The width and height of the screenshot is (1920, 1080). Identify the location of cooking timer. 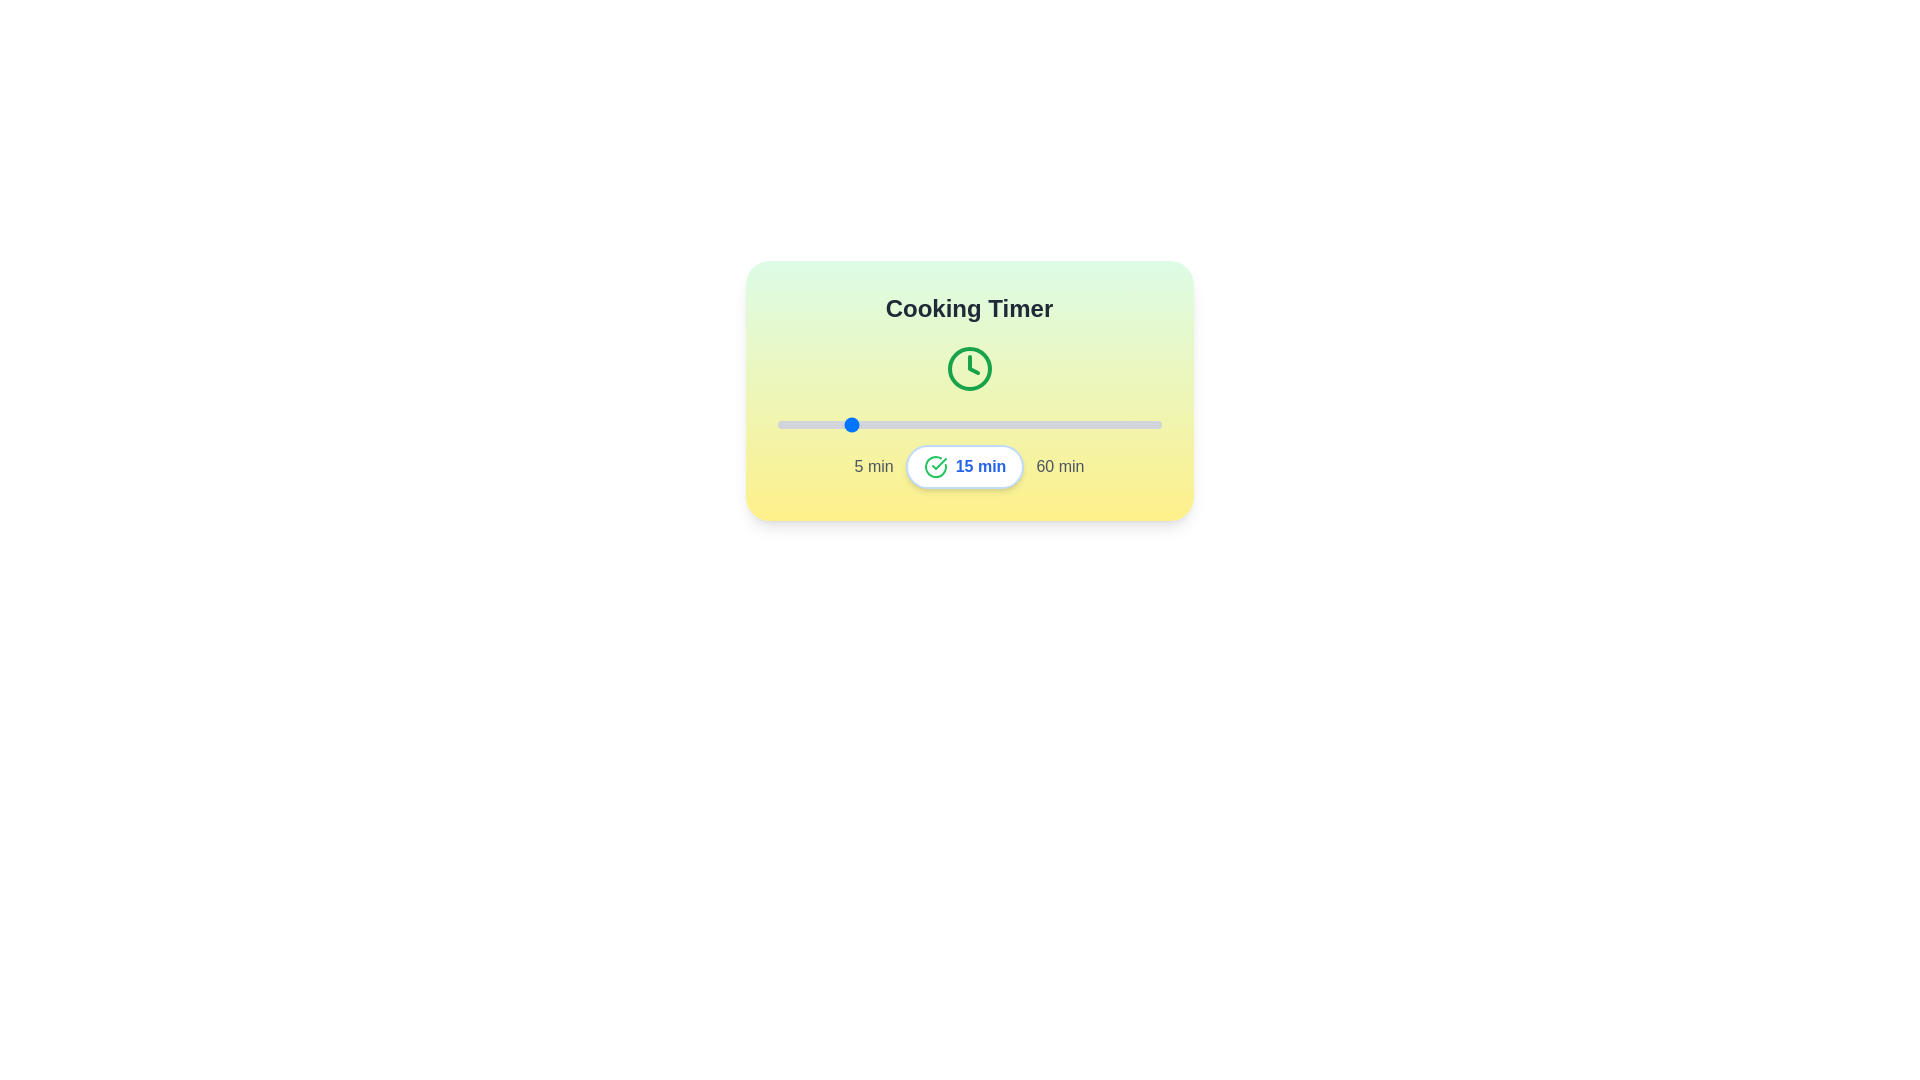
(993, 423).